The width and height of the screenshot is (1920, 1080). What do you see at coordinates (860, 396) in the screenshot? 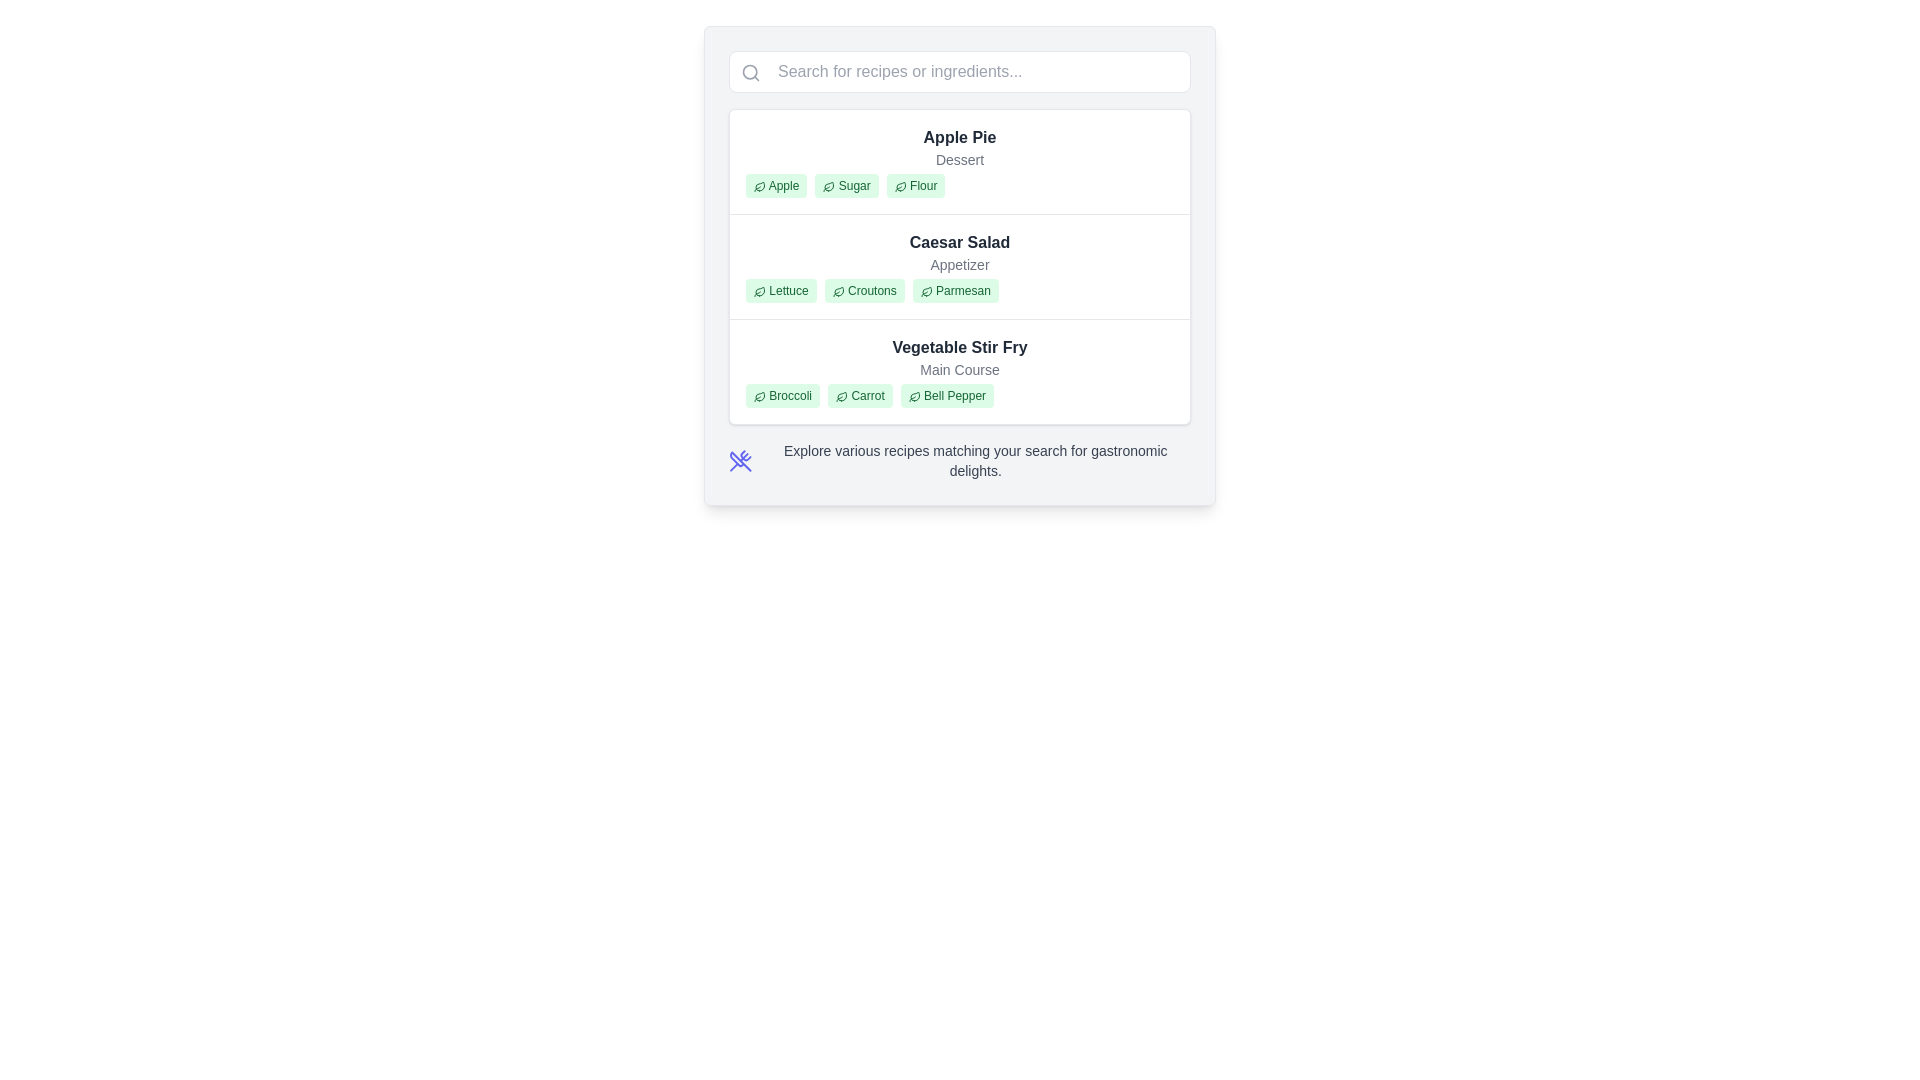
I see `the 'Carrot' badge element, which is styled with a green background and displays the text 'Carrot' with a leaf icon on the left, located in the 'Vegetable Stir Fry' section` at bounding box center [860, 396].